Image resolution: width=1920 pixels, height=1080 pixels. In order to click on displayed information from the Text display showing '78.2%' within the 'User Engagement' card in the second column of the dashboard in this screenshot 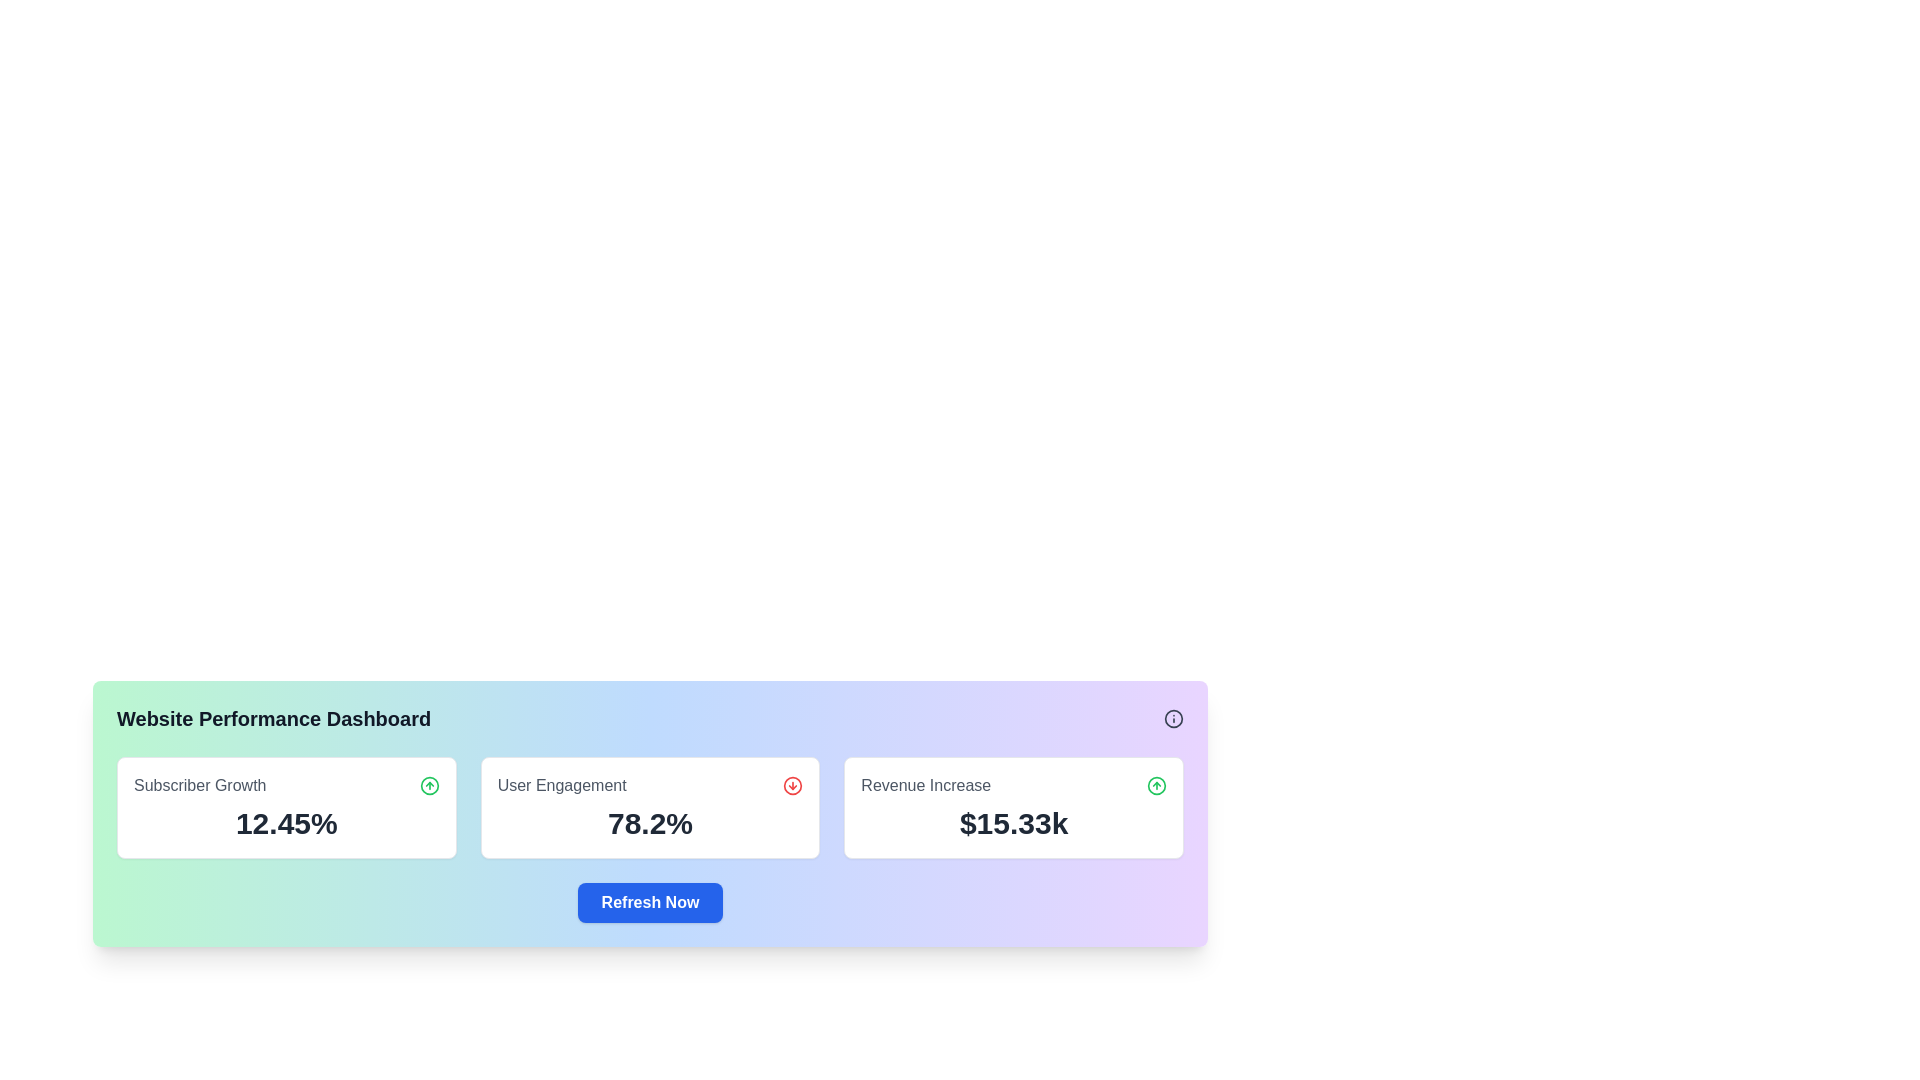, I will do `click(650, 824)`.